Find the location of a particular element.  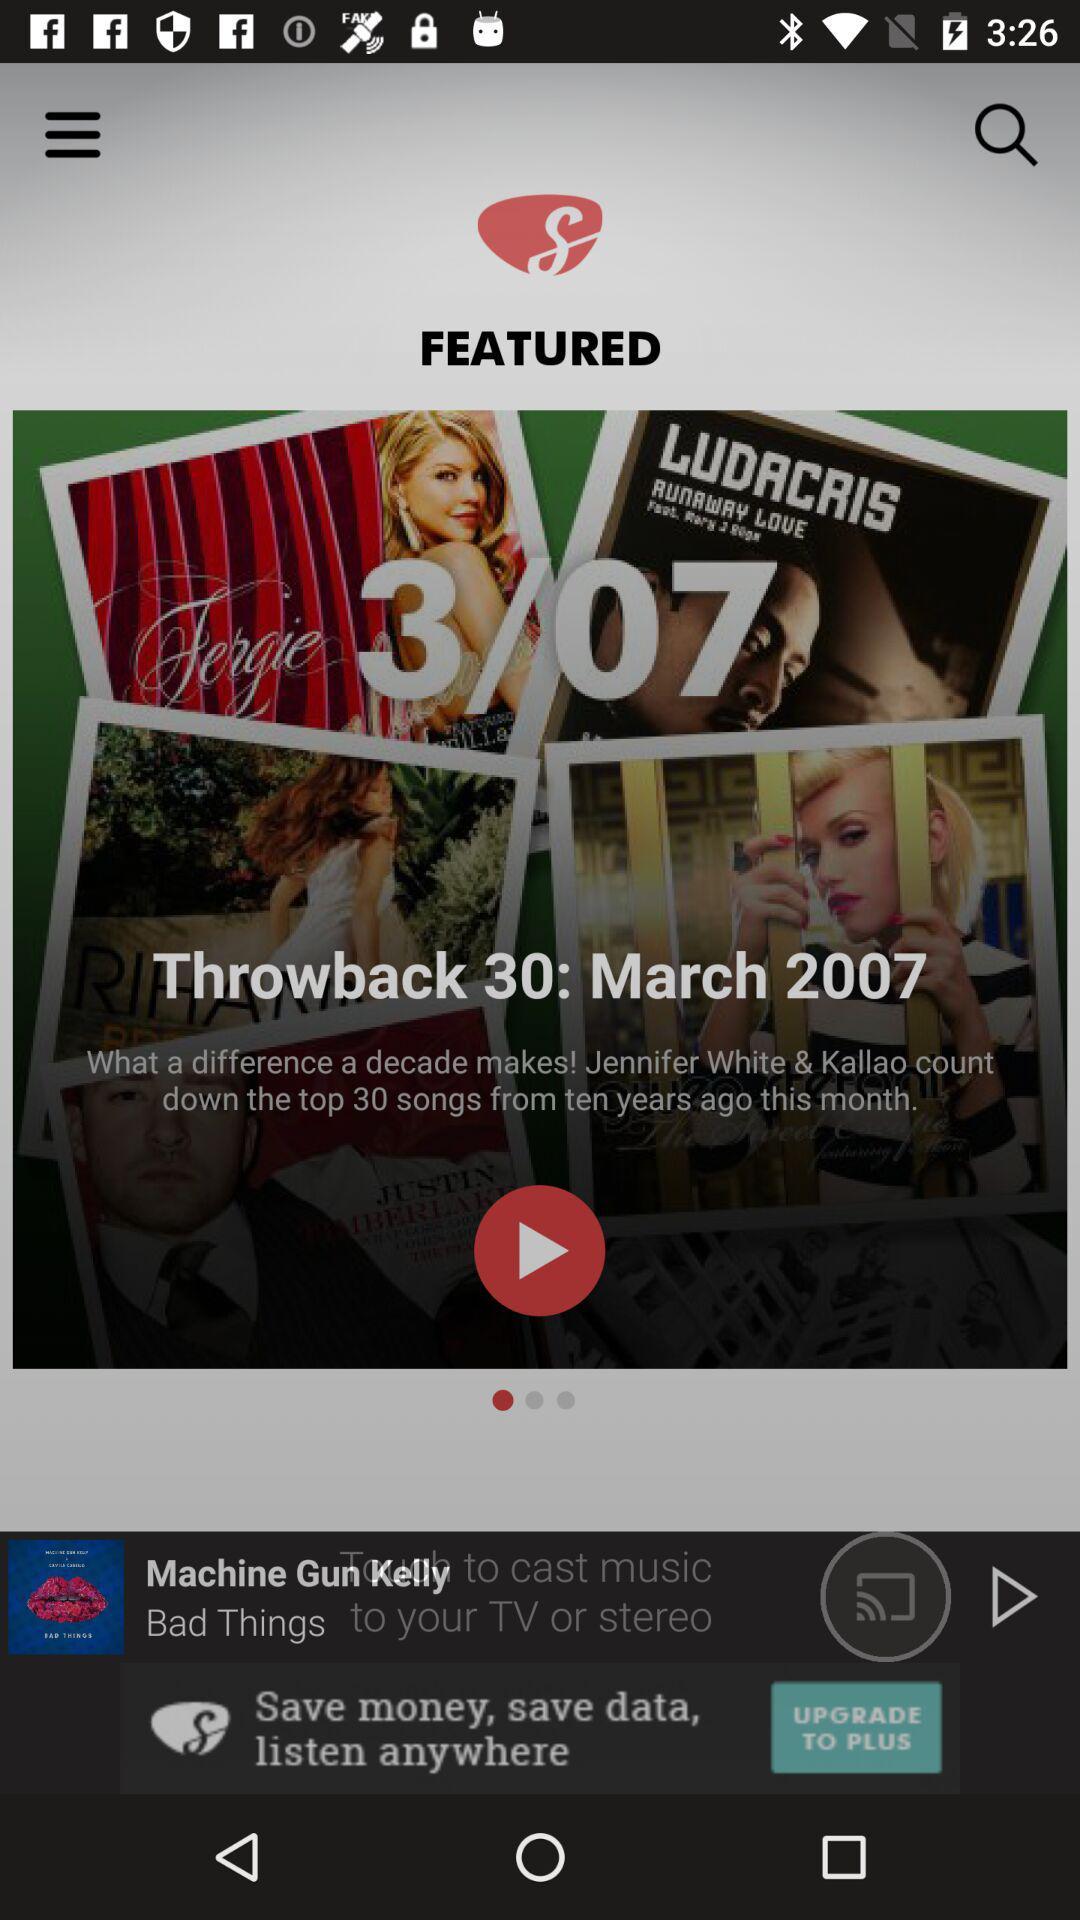

the play icon which is on bottom right is located at coordinates (1014, 1596).